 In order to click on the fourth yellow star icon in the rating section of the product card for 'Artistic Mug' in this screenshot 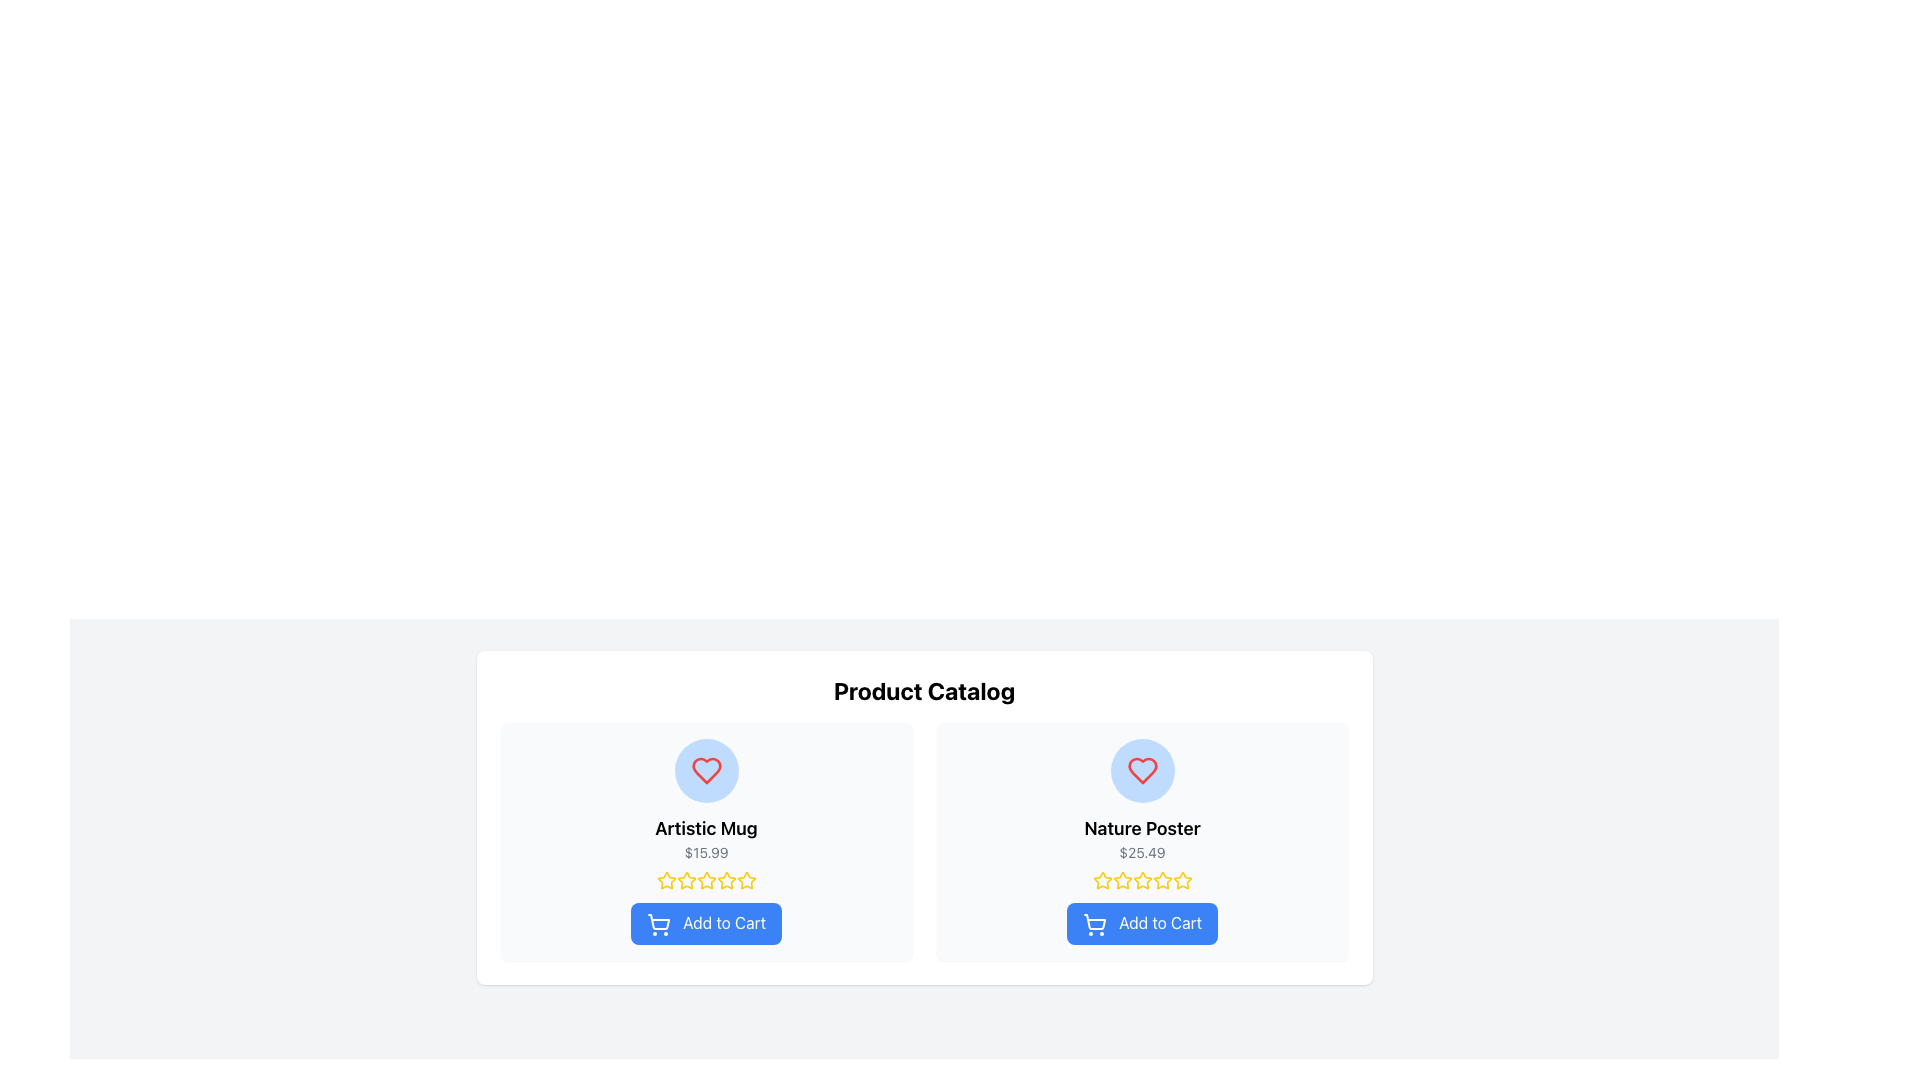, I will do `click(706, 879)`.